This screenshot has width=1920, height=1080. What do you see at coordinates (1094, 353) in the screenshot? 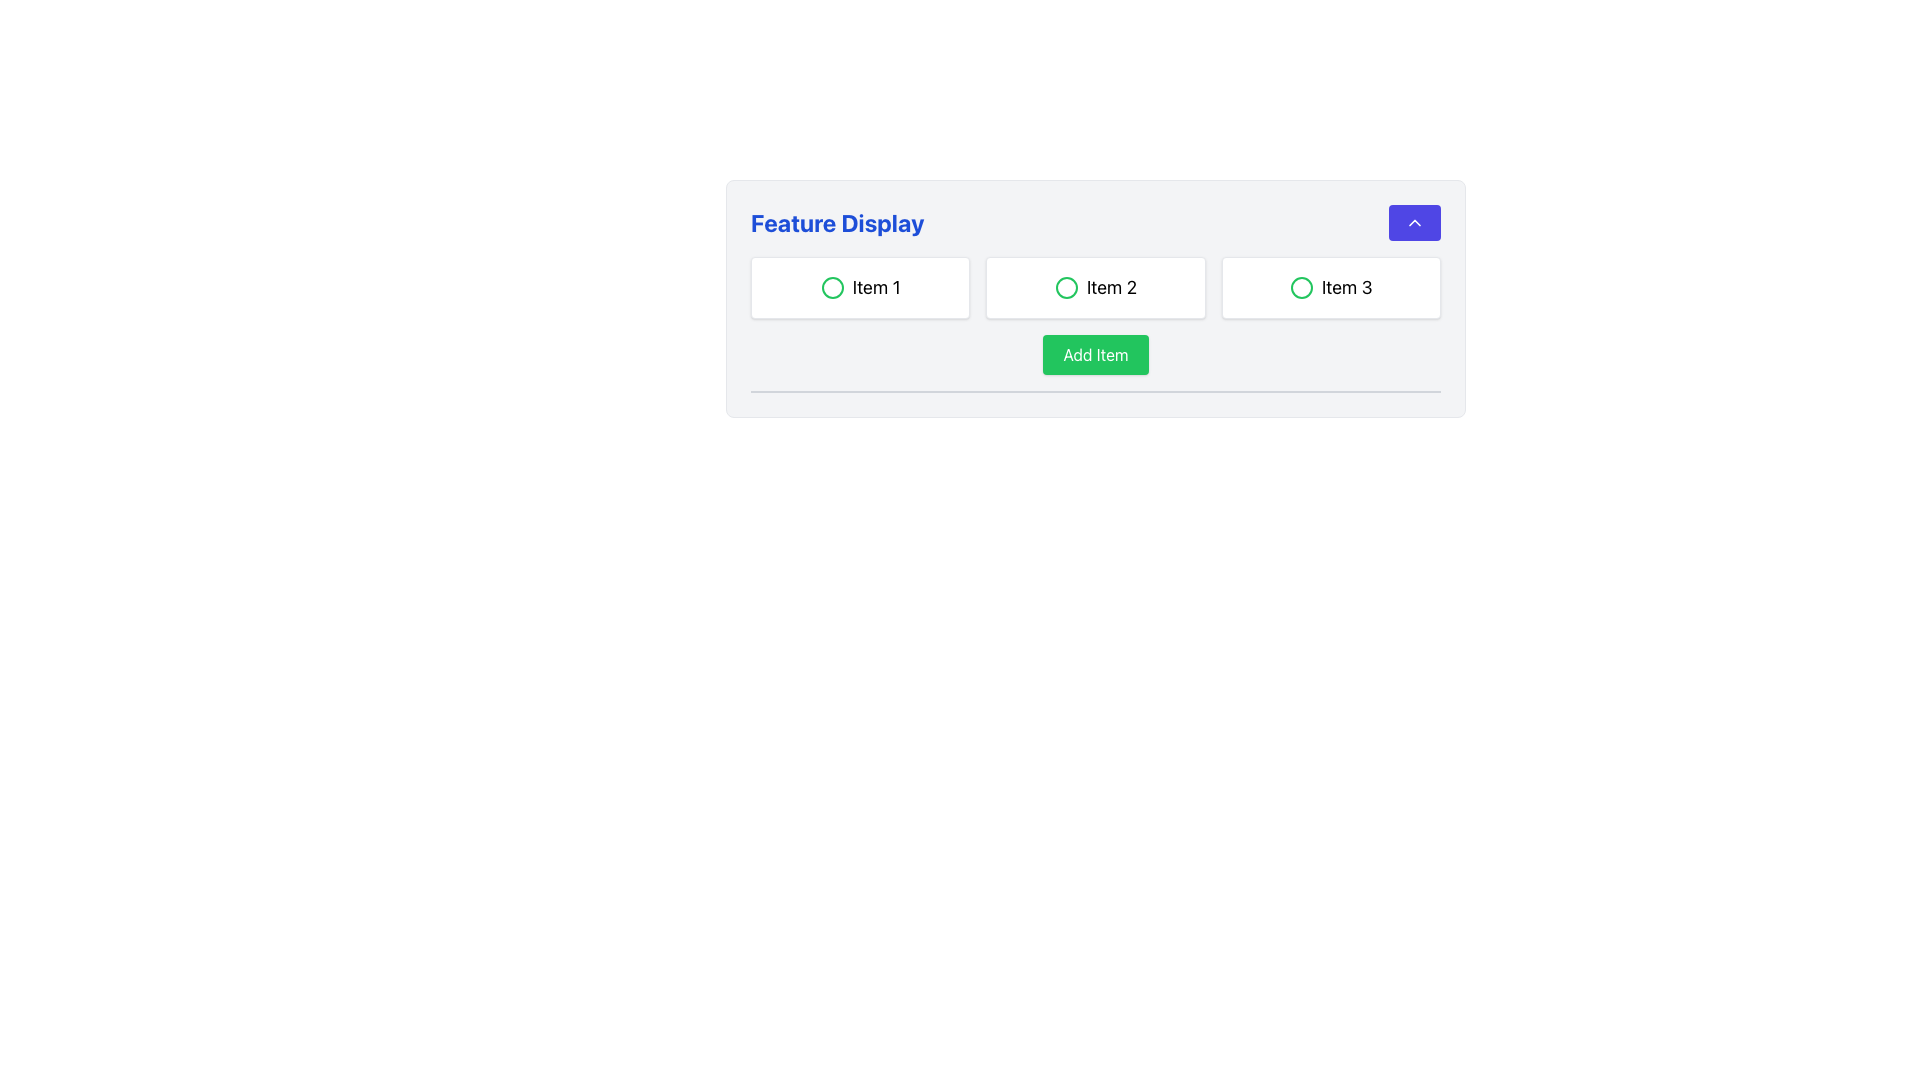
I see `the 'Add Item' button, a rectangular button with rounded edges and white text on a green background` at bounding box center [1094, 353].